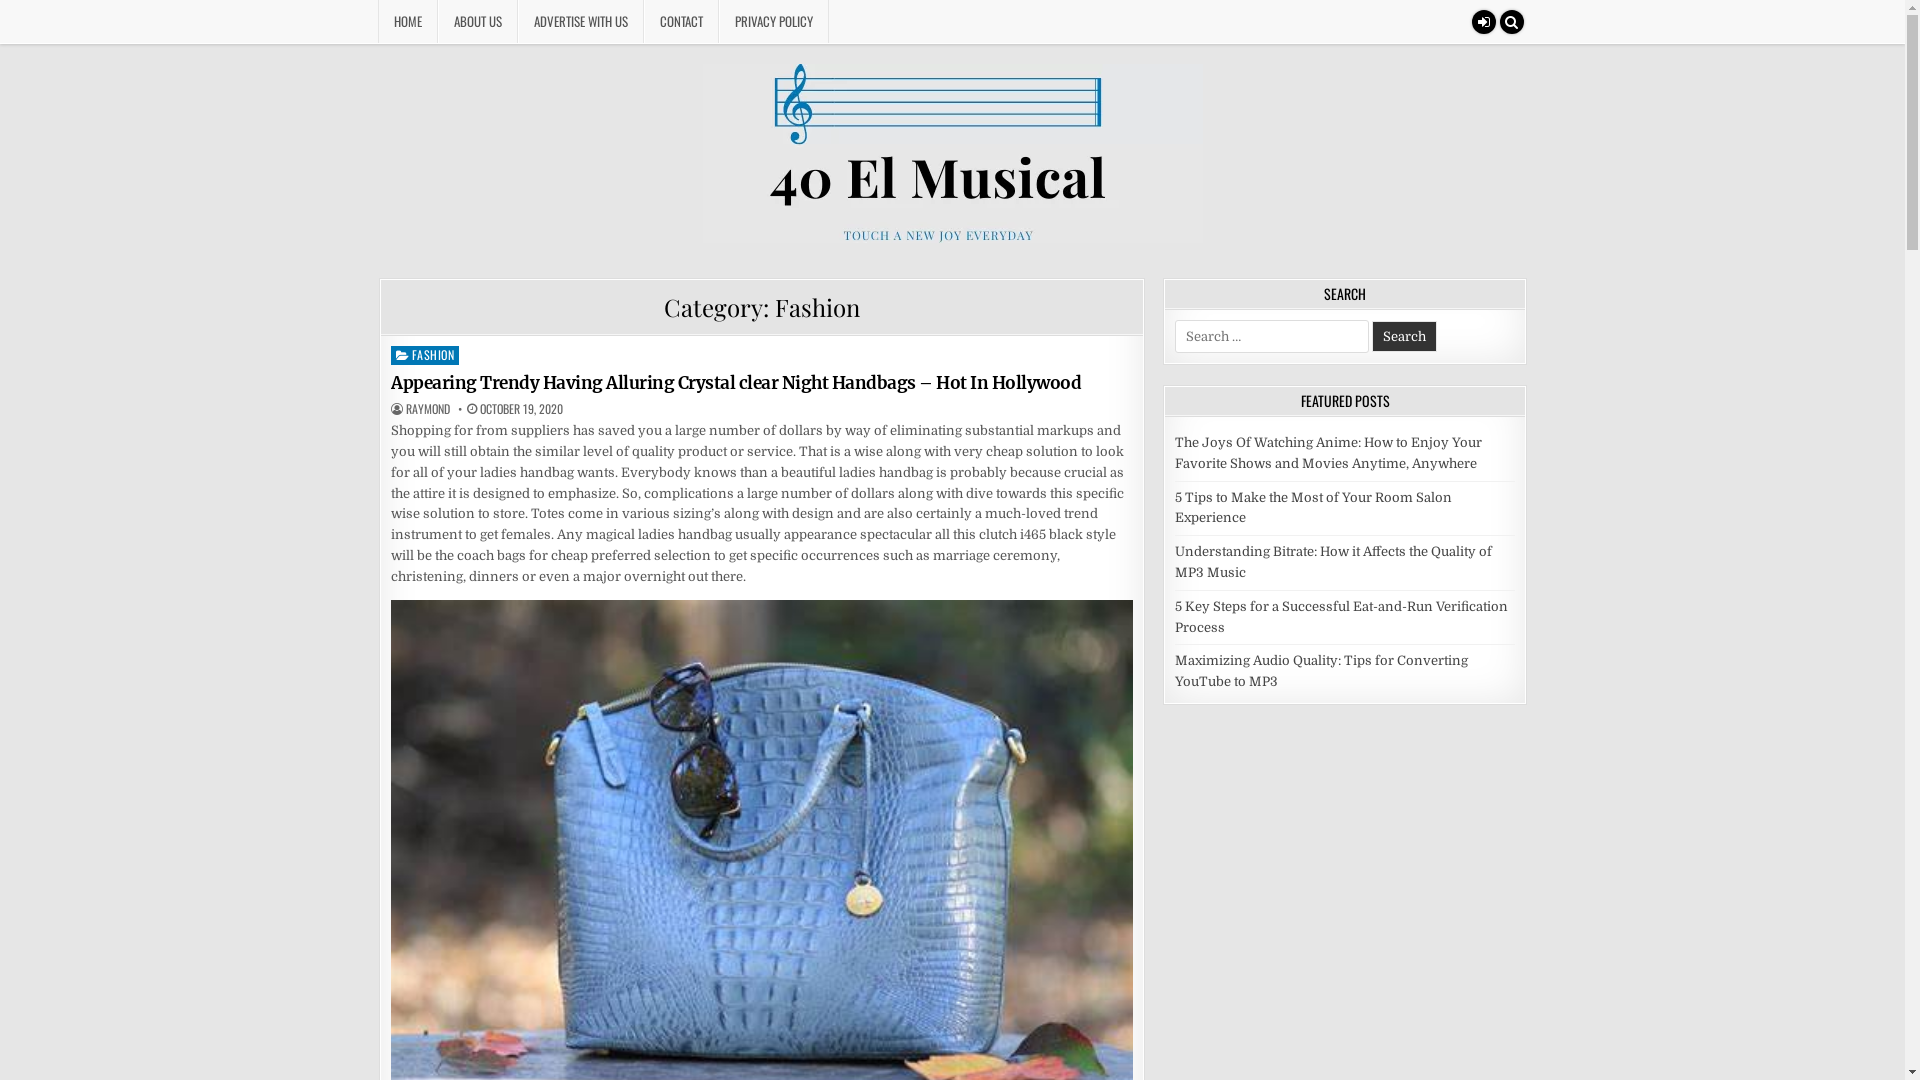 Image resolution: width=1920 pixels, height=1080 pixels. I want to click on '5 Tips to Make the Most of Your Room Salon Experience', so click(1313, 507).